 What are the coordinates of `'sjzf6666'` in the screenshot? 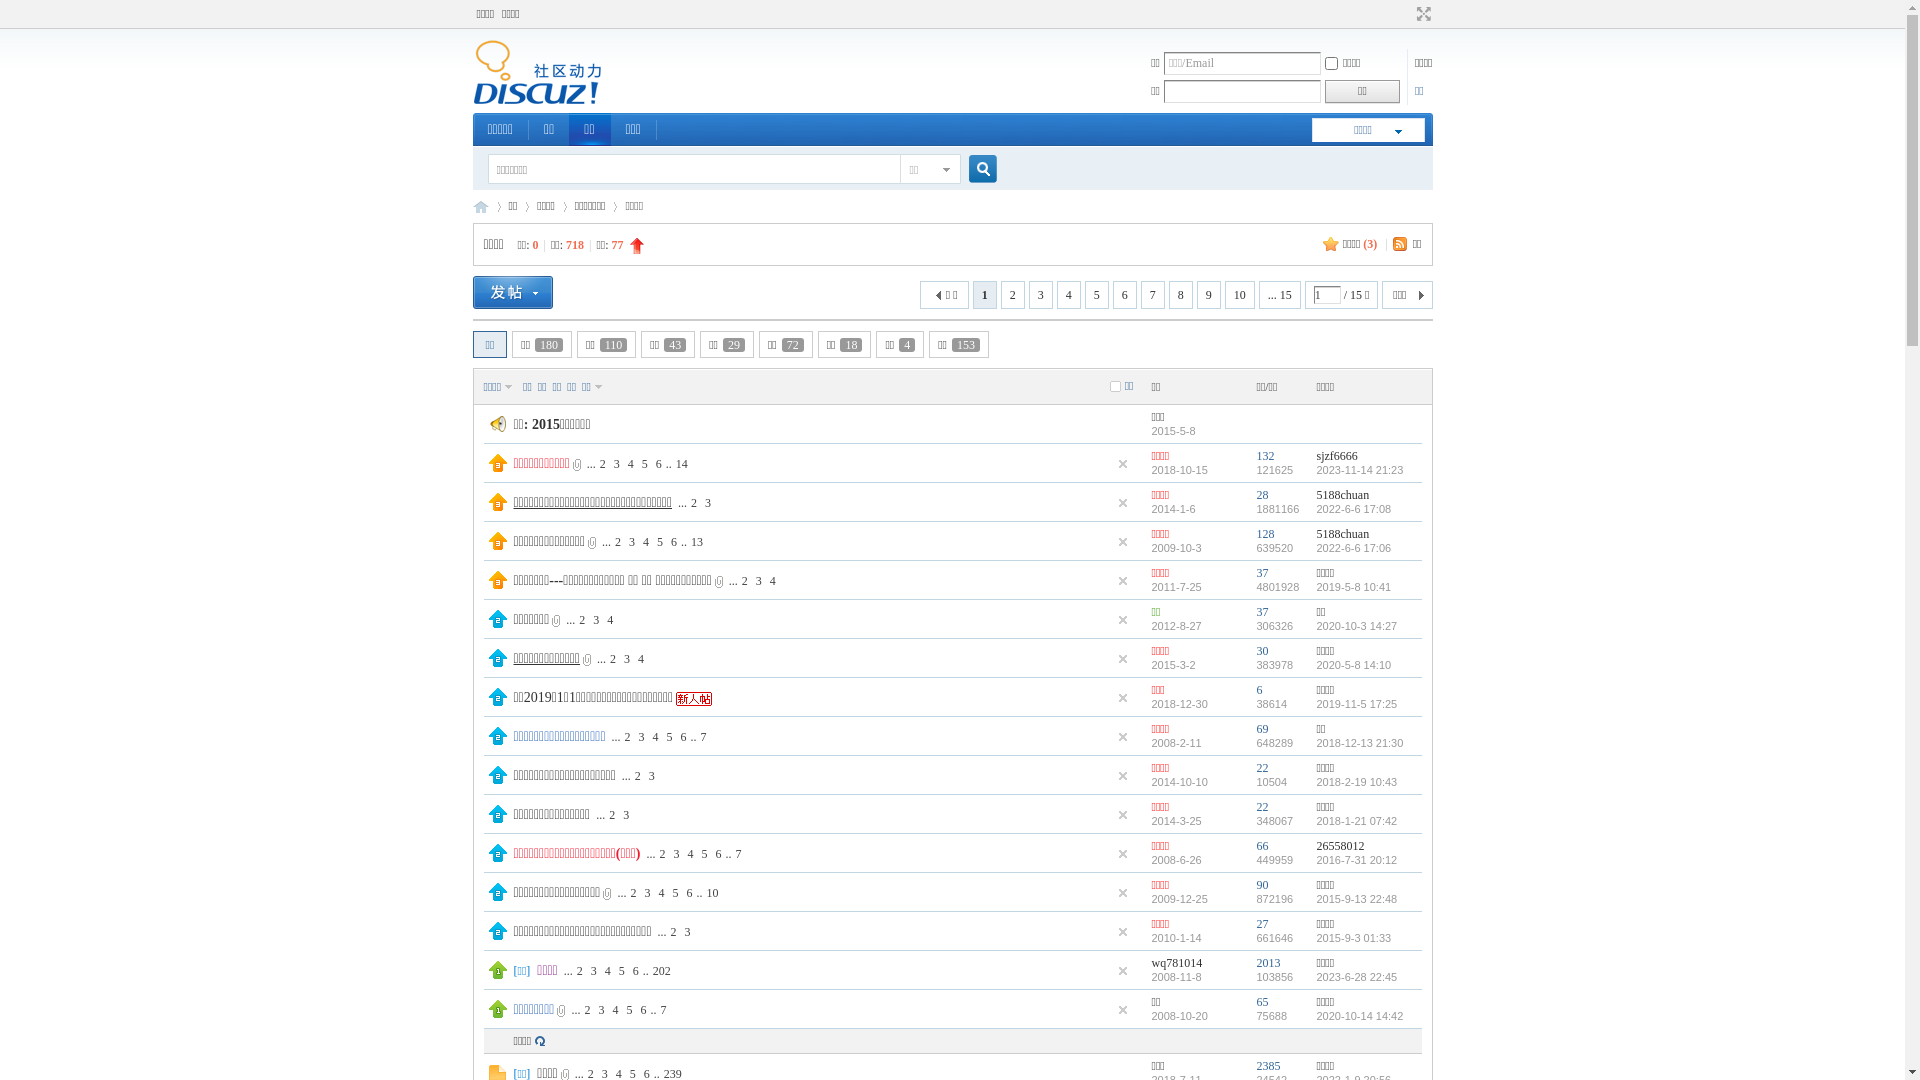 It's located at (1336, 455).